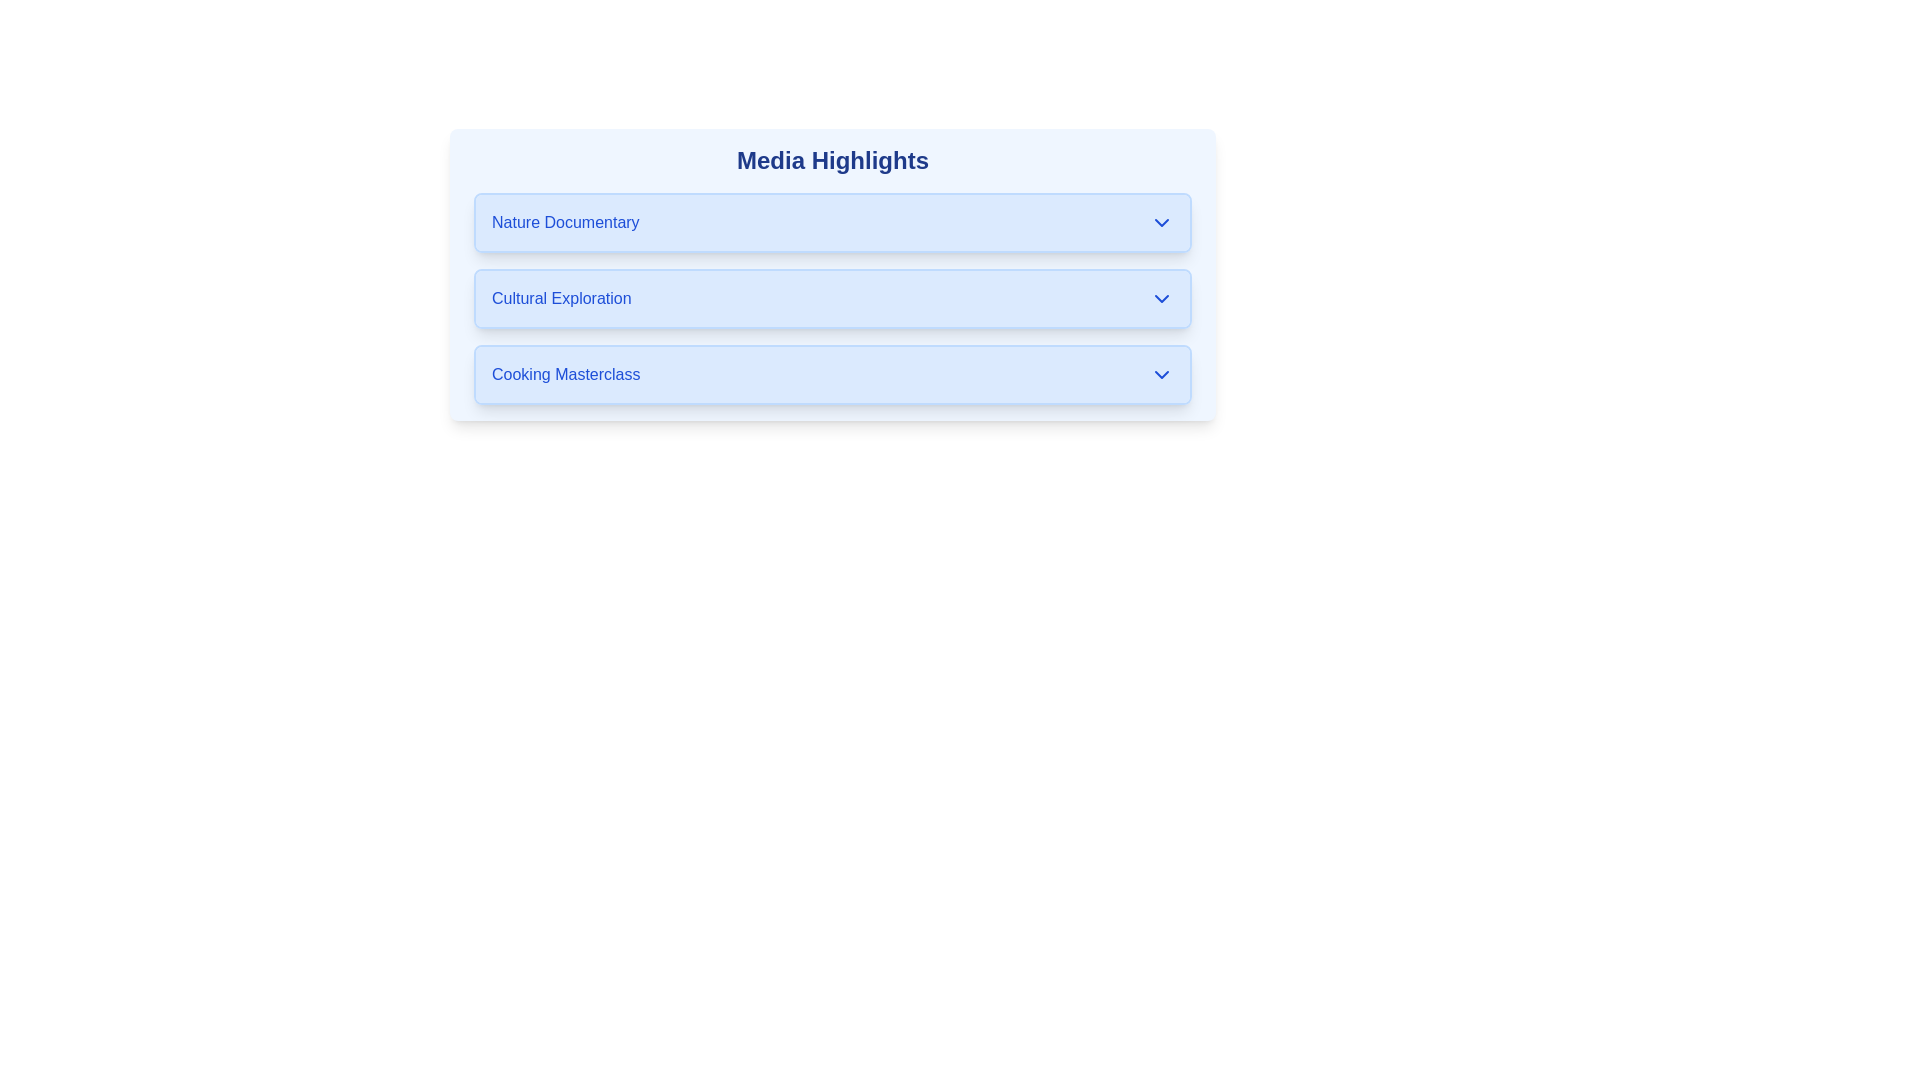  Describe the element at coordinates (560, 299) in the screenshot. I see `text label 'Cultural Exploration' which is the second menu item in the 'Media Highlights' section, displayed in blue text on a light-blue background` at that location.